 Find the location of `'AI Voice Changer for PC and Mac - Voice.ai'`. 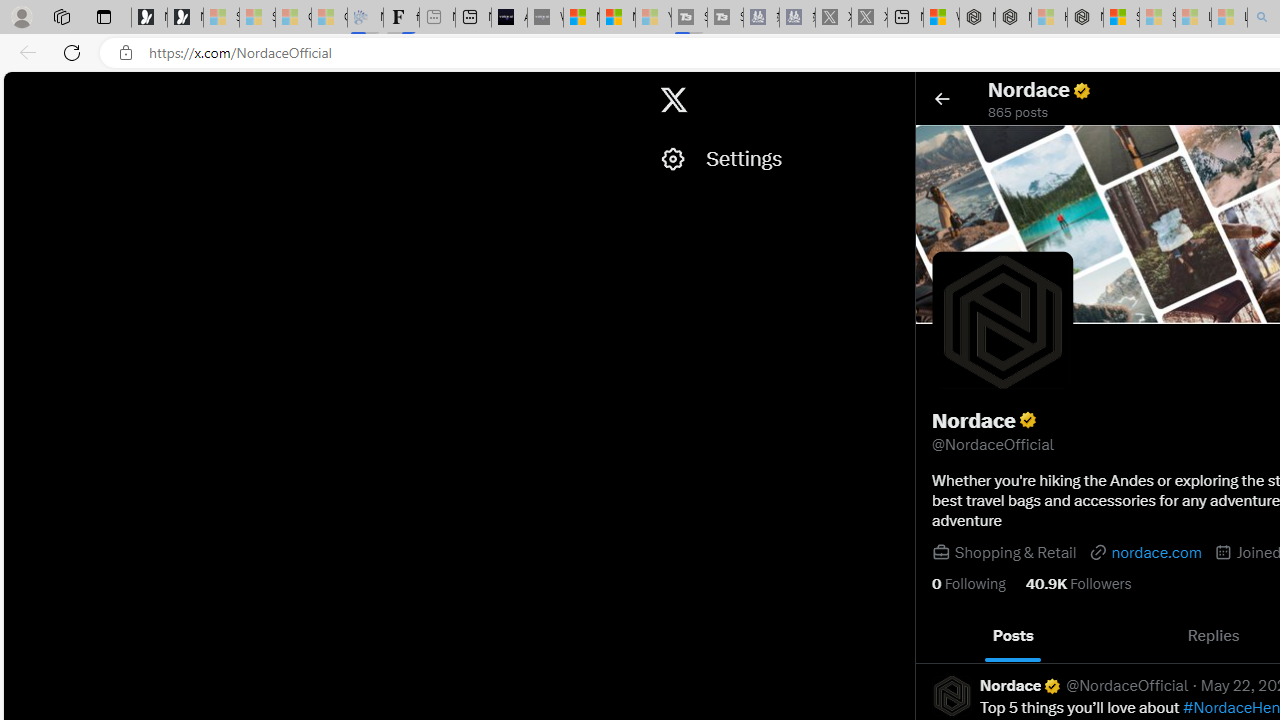

'AI Voice Changer for PC and Mac - Voice.ai' is located at coordinates (509, 17).